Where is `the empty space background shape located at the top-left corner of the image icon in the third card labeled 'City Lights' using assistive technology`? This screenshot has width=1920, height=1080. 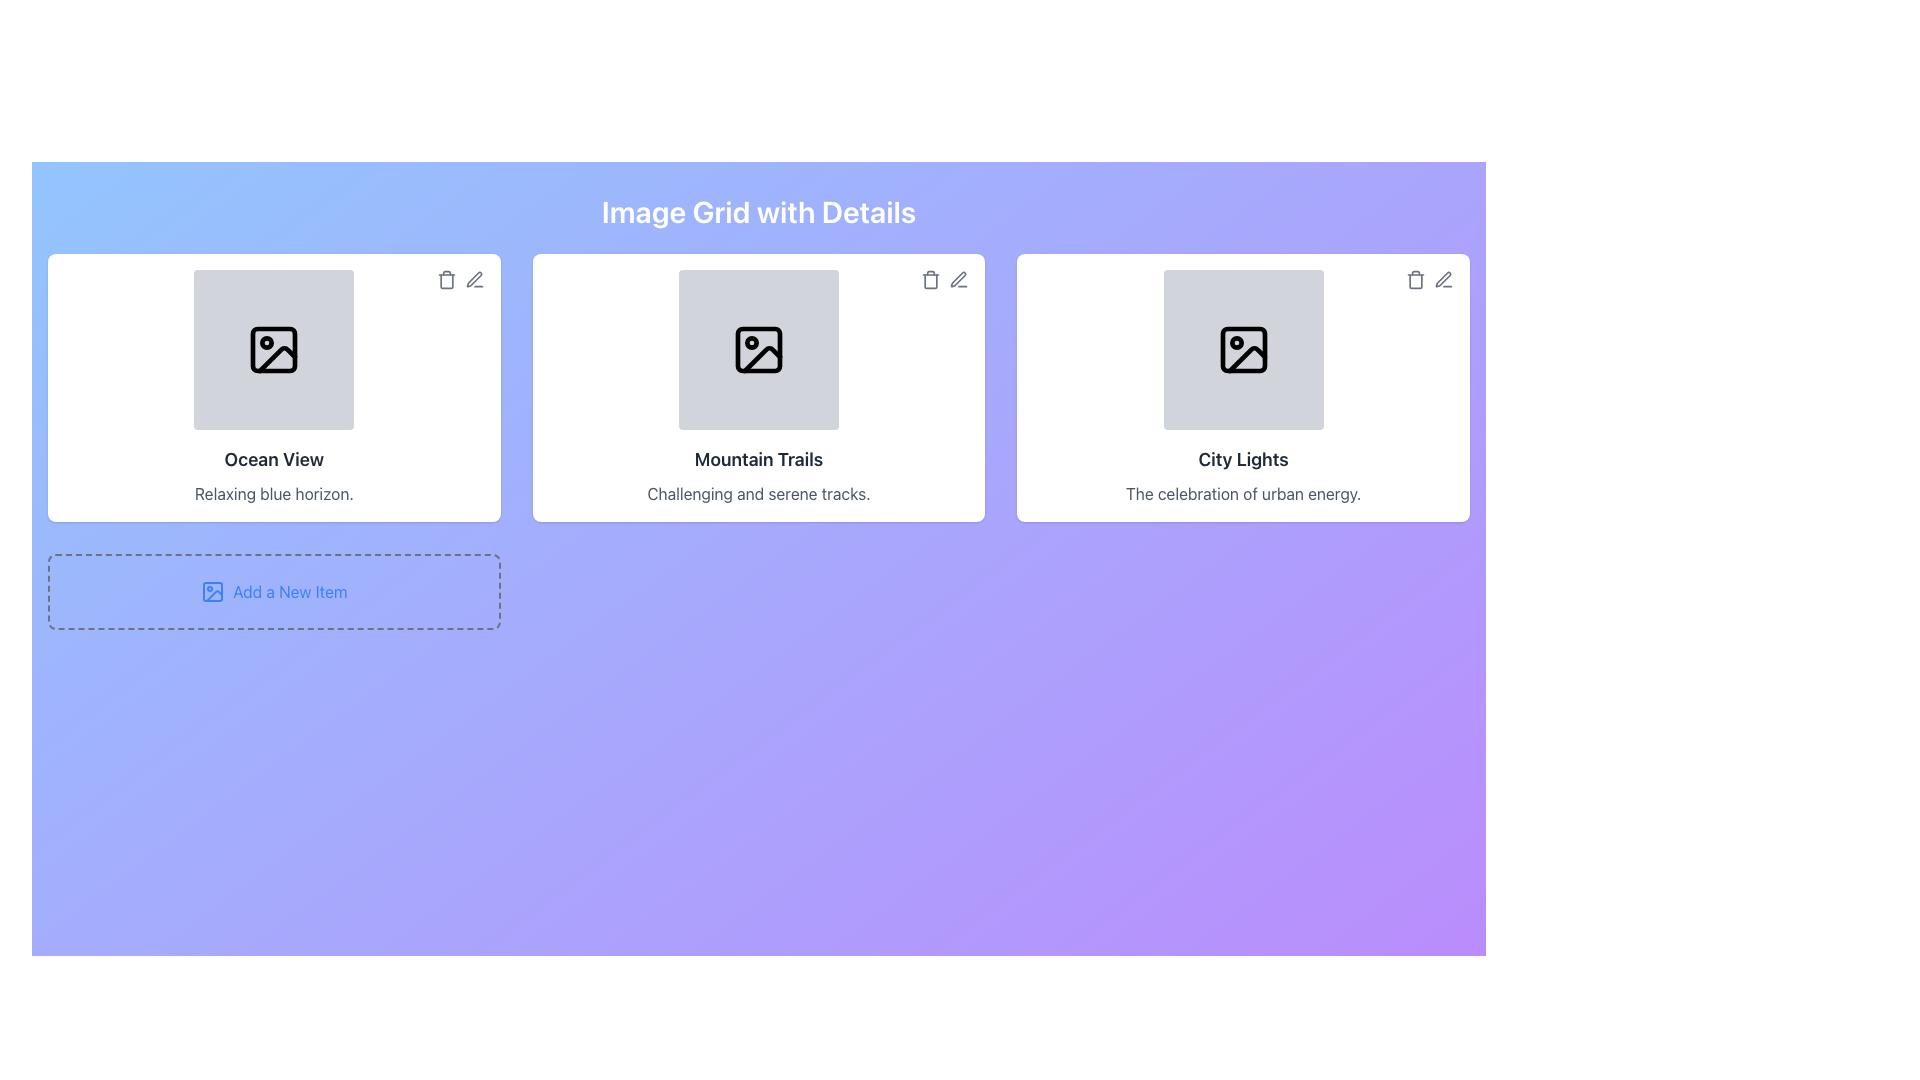
the empty space background shape located at the top-left corner of the image icon in the third card labeled 'City Lights' using assistive technology is located at coordinates (1242, 349).